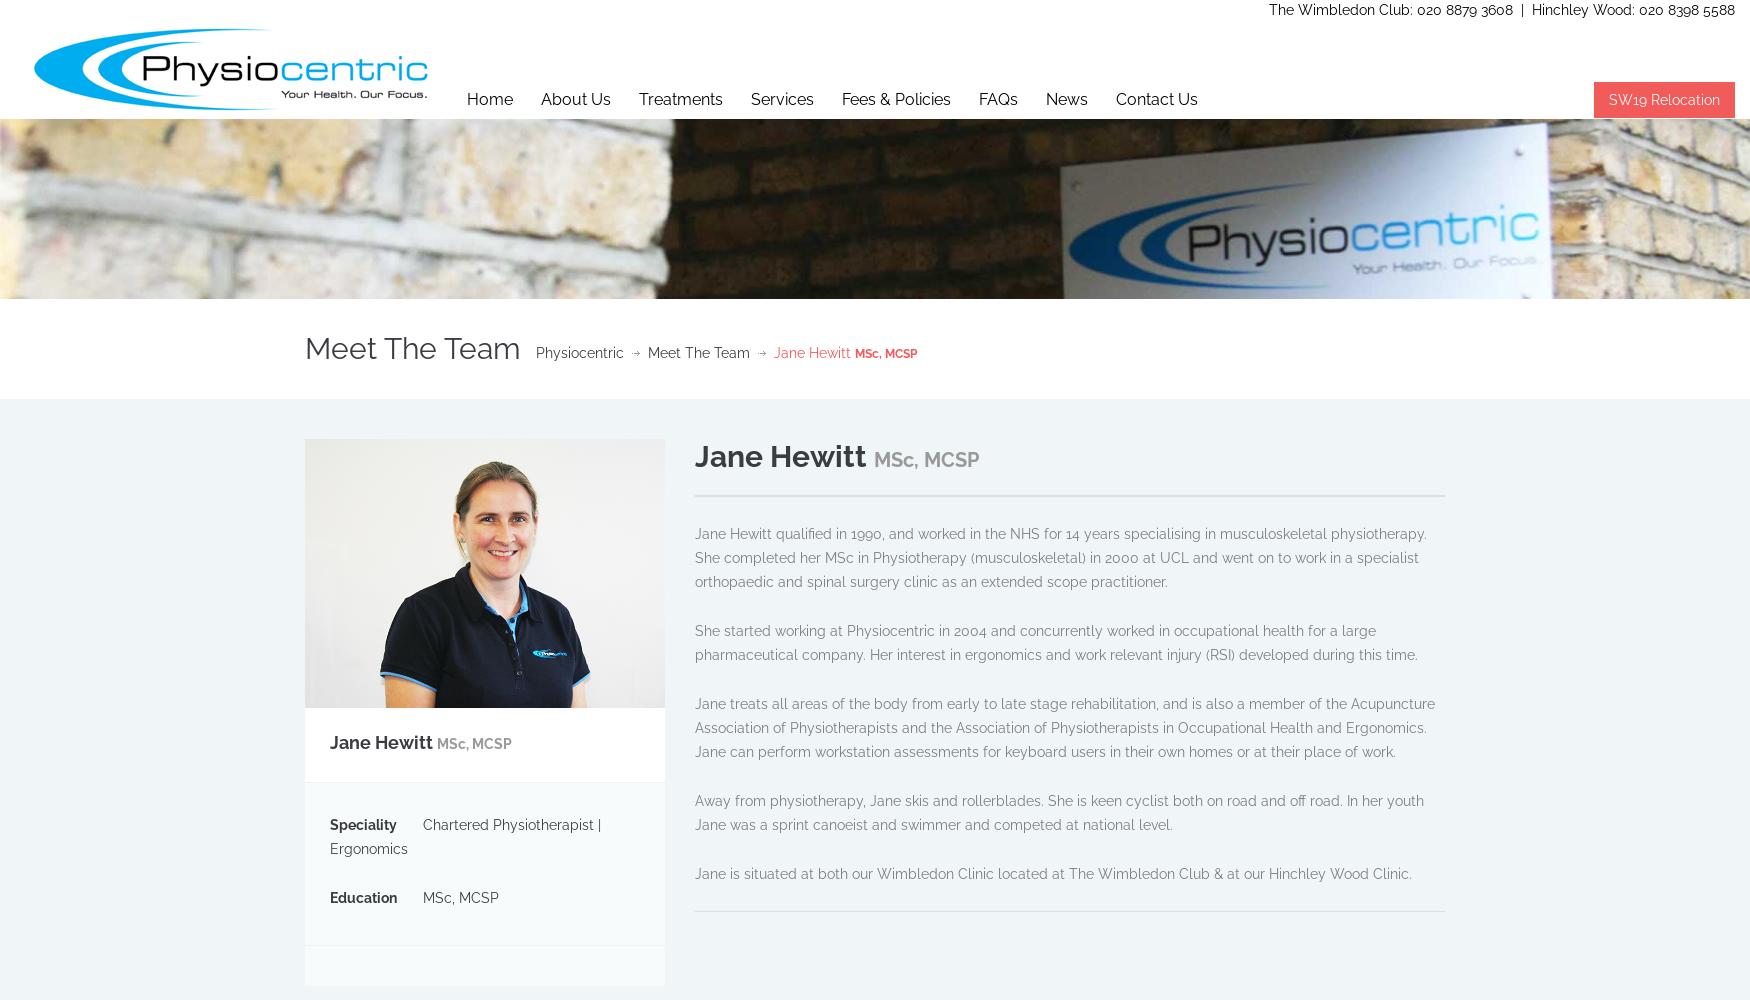 The height and width of the screenshot is (1000, 1750). What do you see at coordinates (780, 98) in the screenshot?
I see `'Services'` at bounding box center [780, 98].